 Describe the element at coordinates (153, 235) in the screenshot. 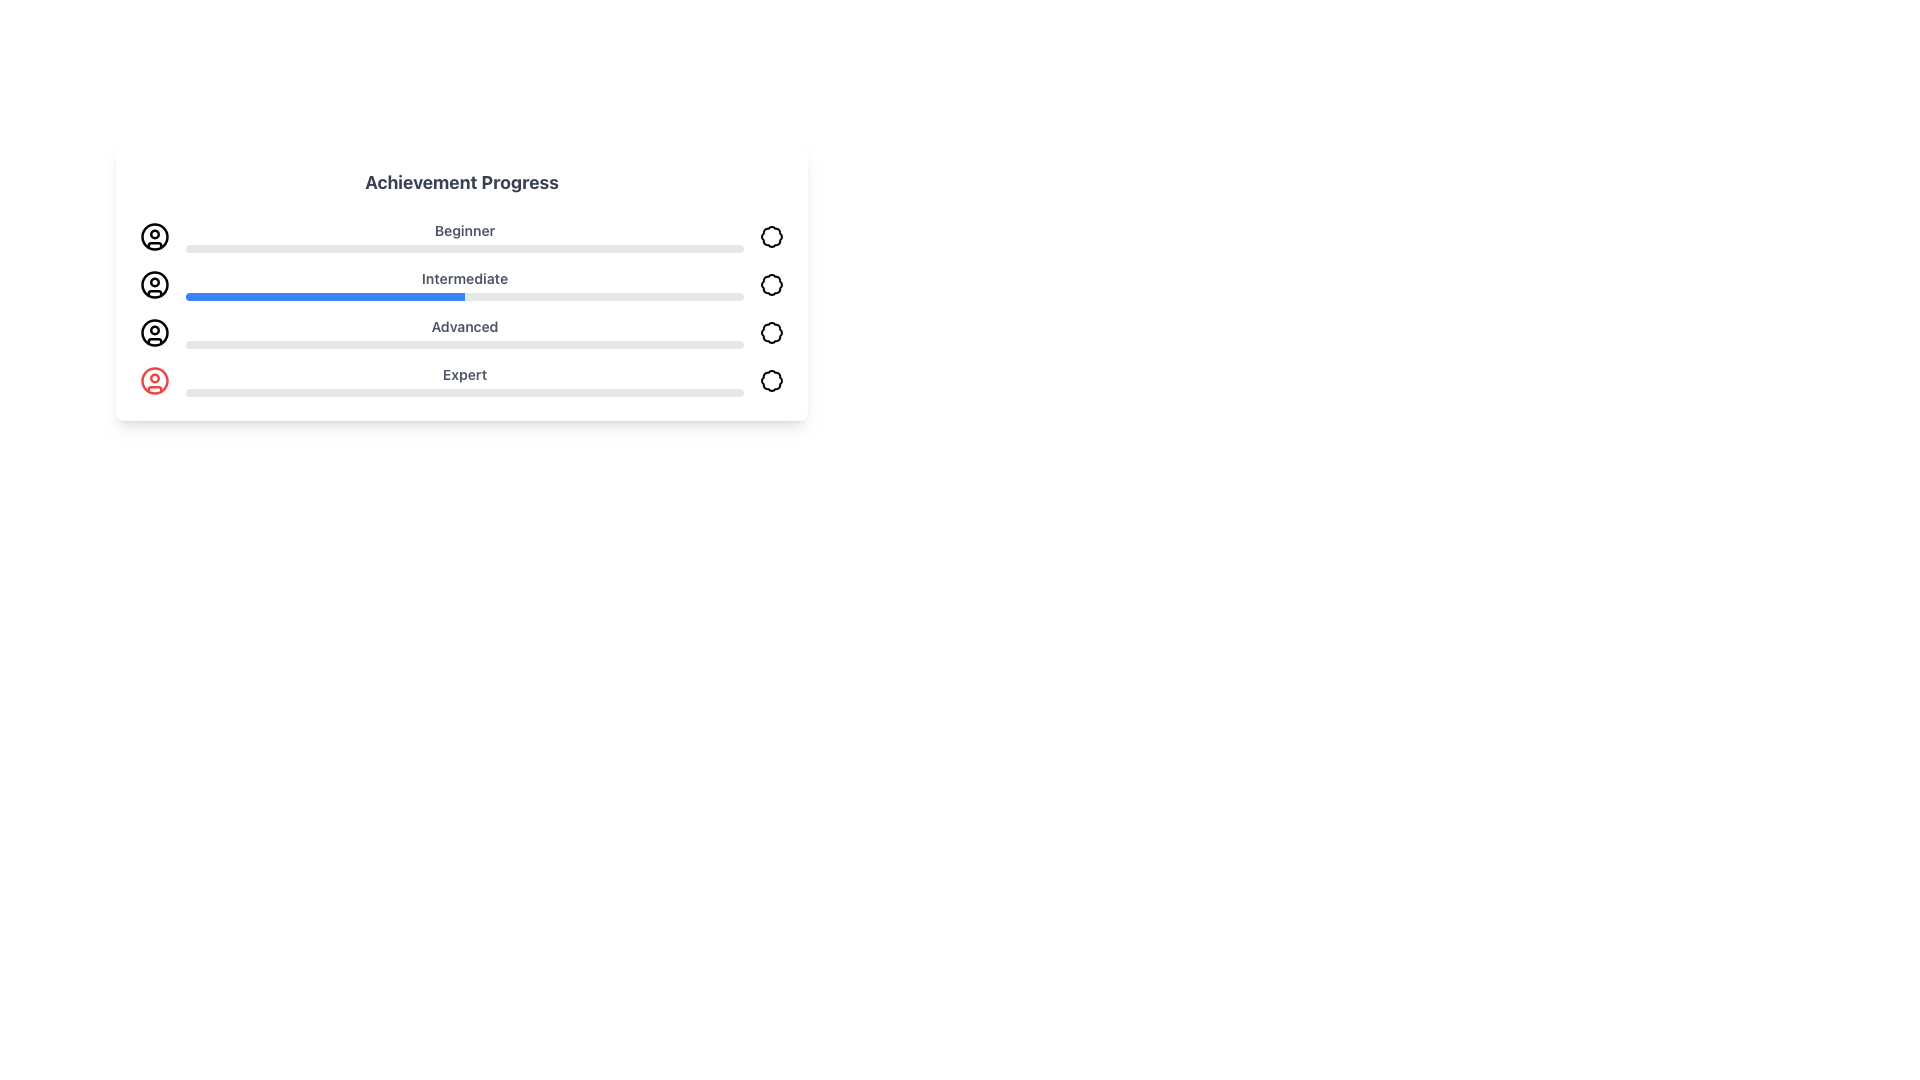

I see `the 'Beginner' icon, which is located at the leftmost side of the first row and adjacent to the 'Beginner' label` at that location.